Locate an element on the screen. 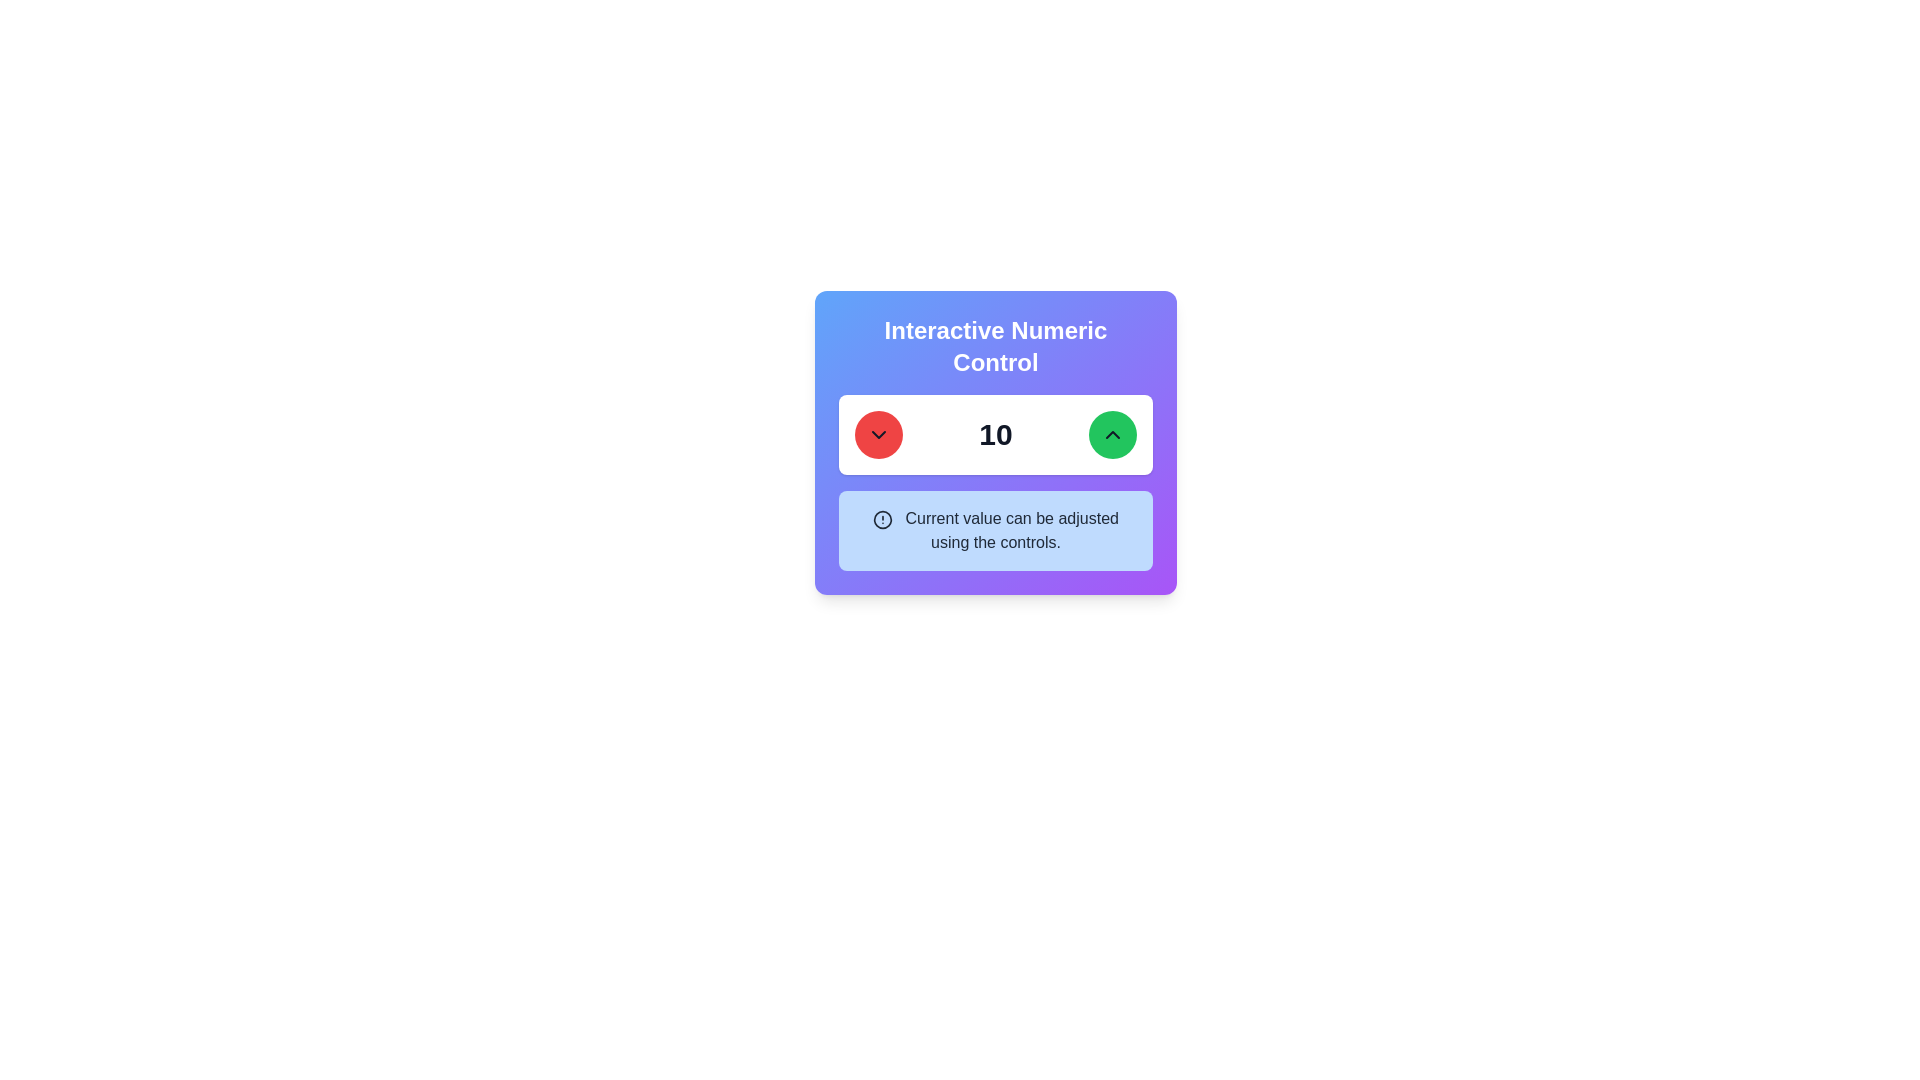  the bold numeric text '10' which is centrally aligned within a white rectangular background in the control interface is located at coordinates (996, 434).